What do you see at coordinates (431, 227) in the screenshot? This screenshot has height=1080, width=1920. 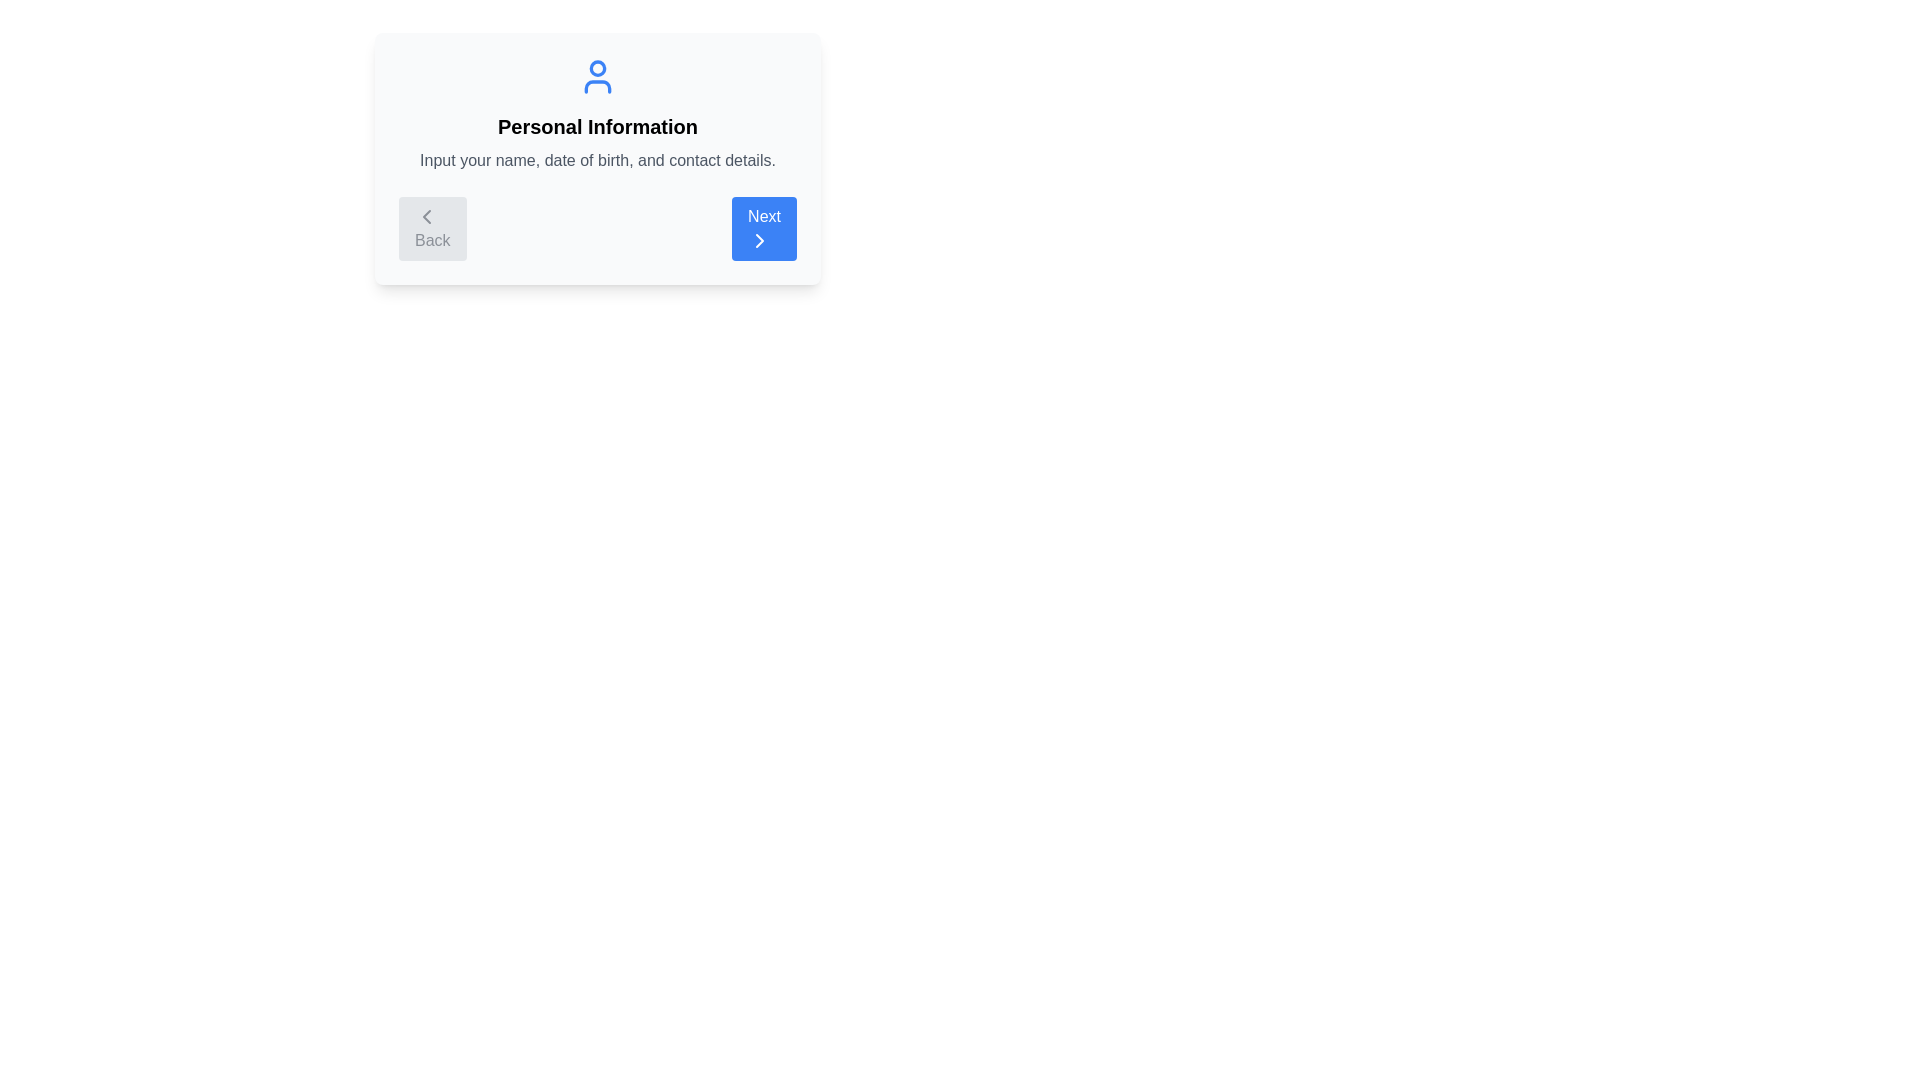 I see `the 'Back' button to navigate to the previous step` at bounding box center [431, 227].